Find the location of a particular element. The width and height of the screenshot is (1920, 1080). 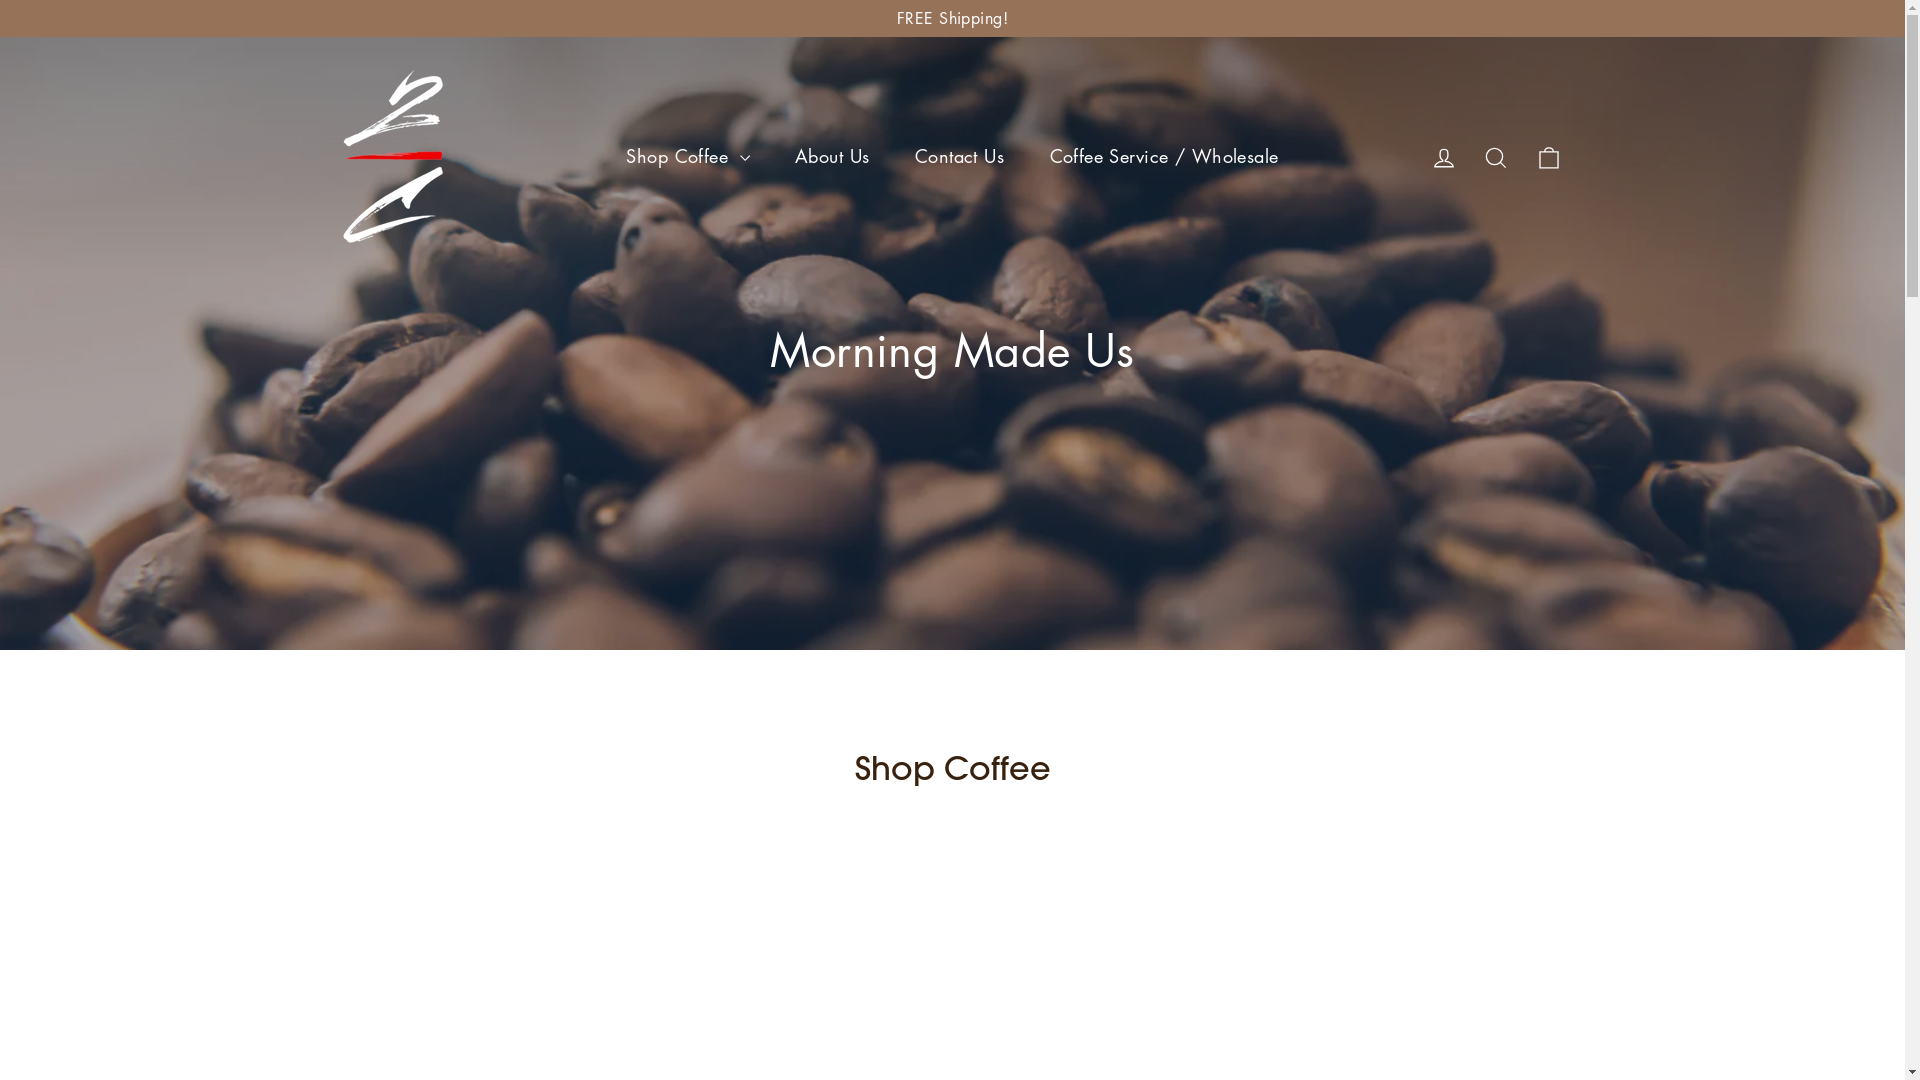

'Coffee Service / Wholesale' is located at coordinates (1164, 155).